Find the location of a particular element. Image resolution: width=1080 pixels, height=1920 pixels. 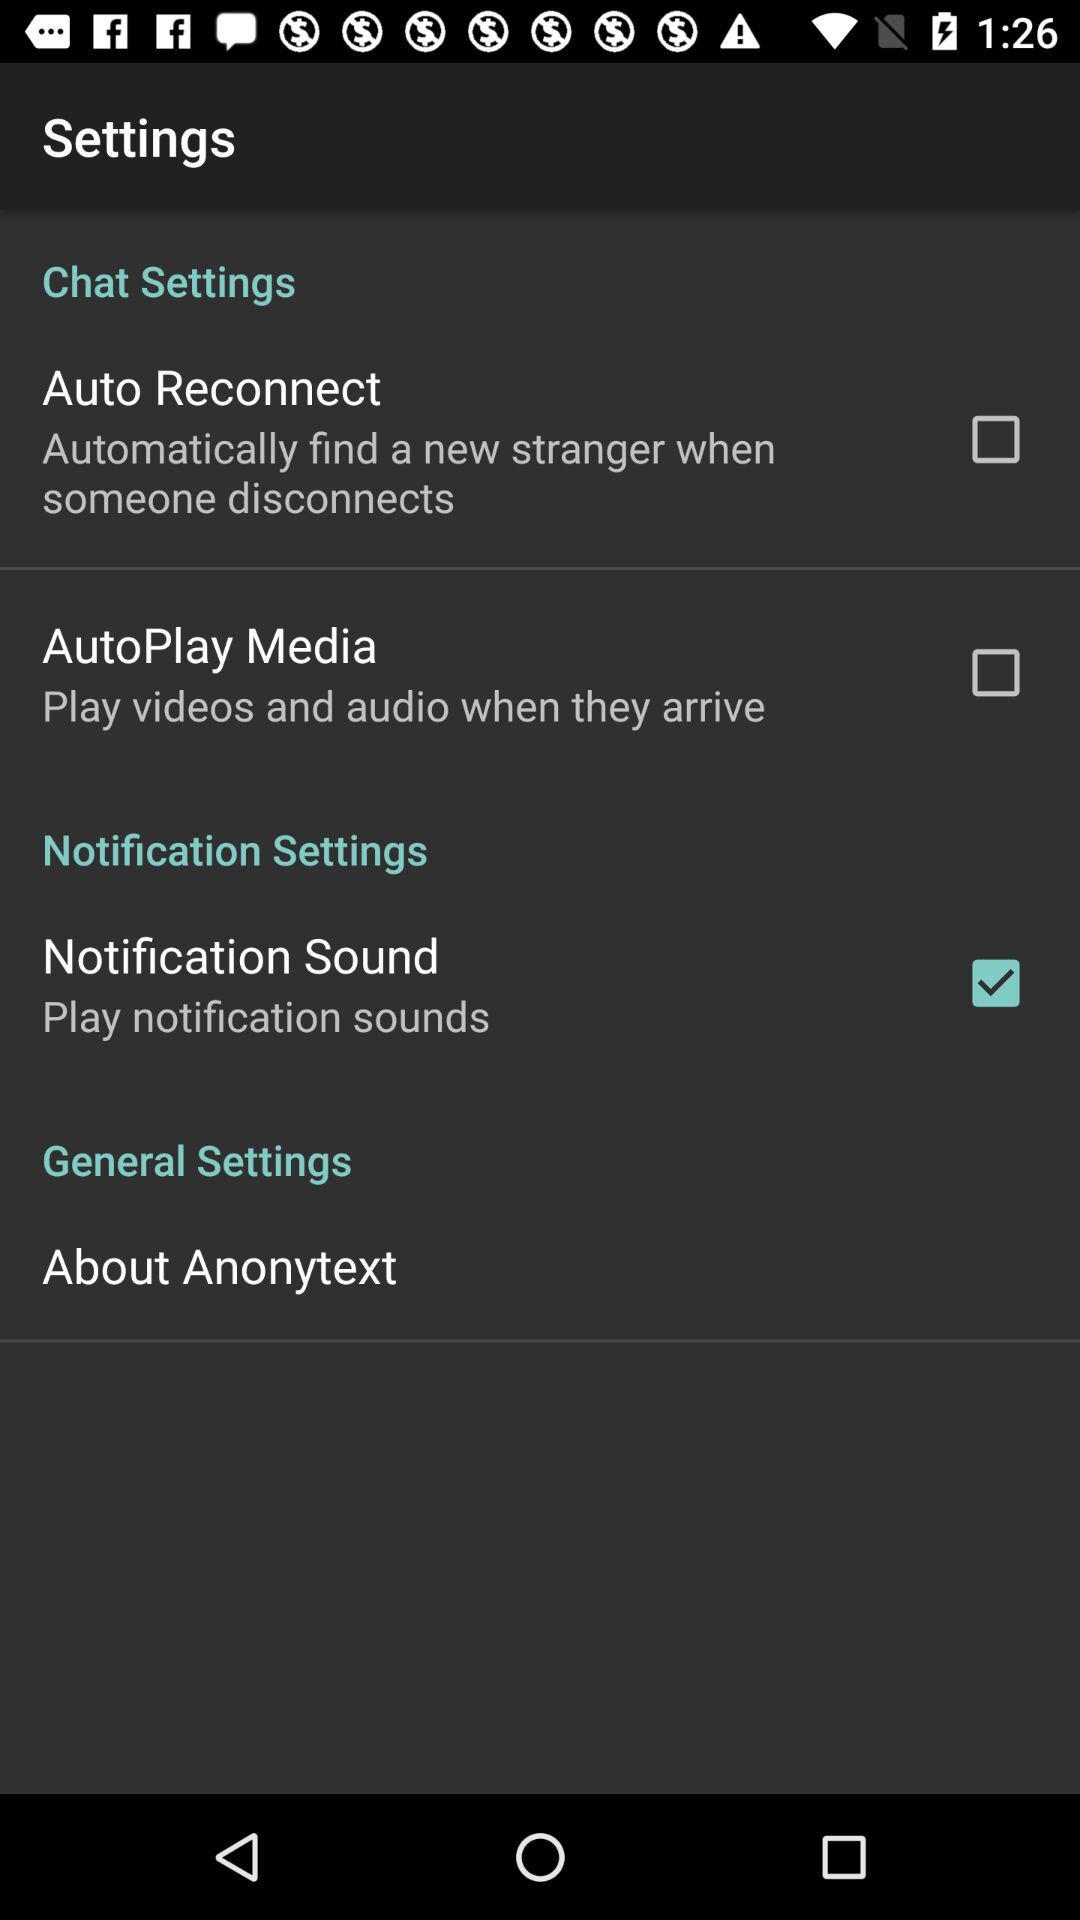

the general settings icon is located at coordinates (540, 1138).